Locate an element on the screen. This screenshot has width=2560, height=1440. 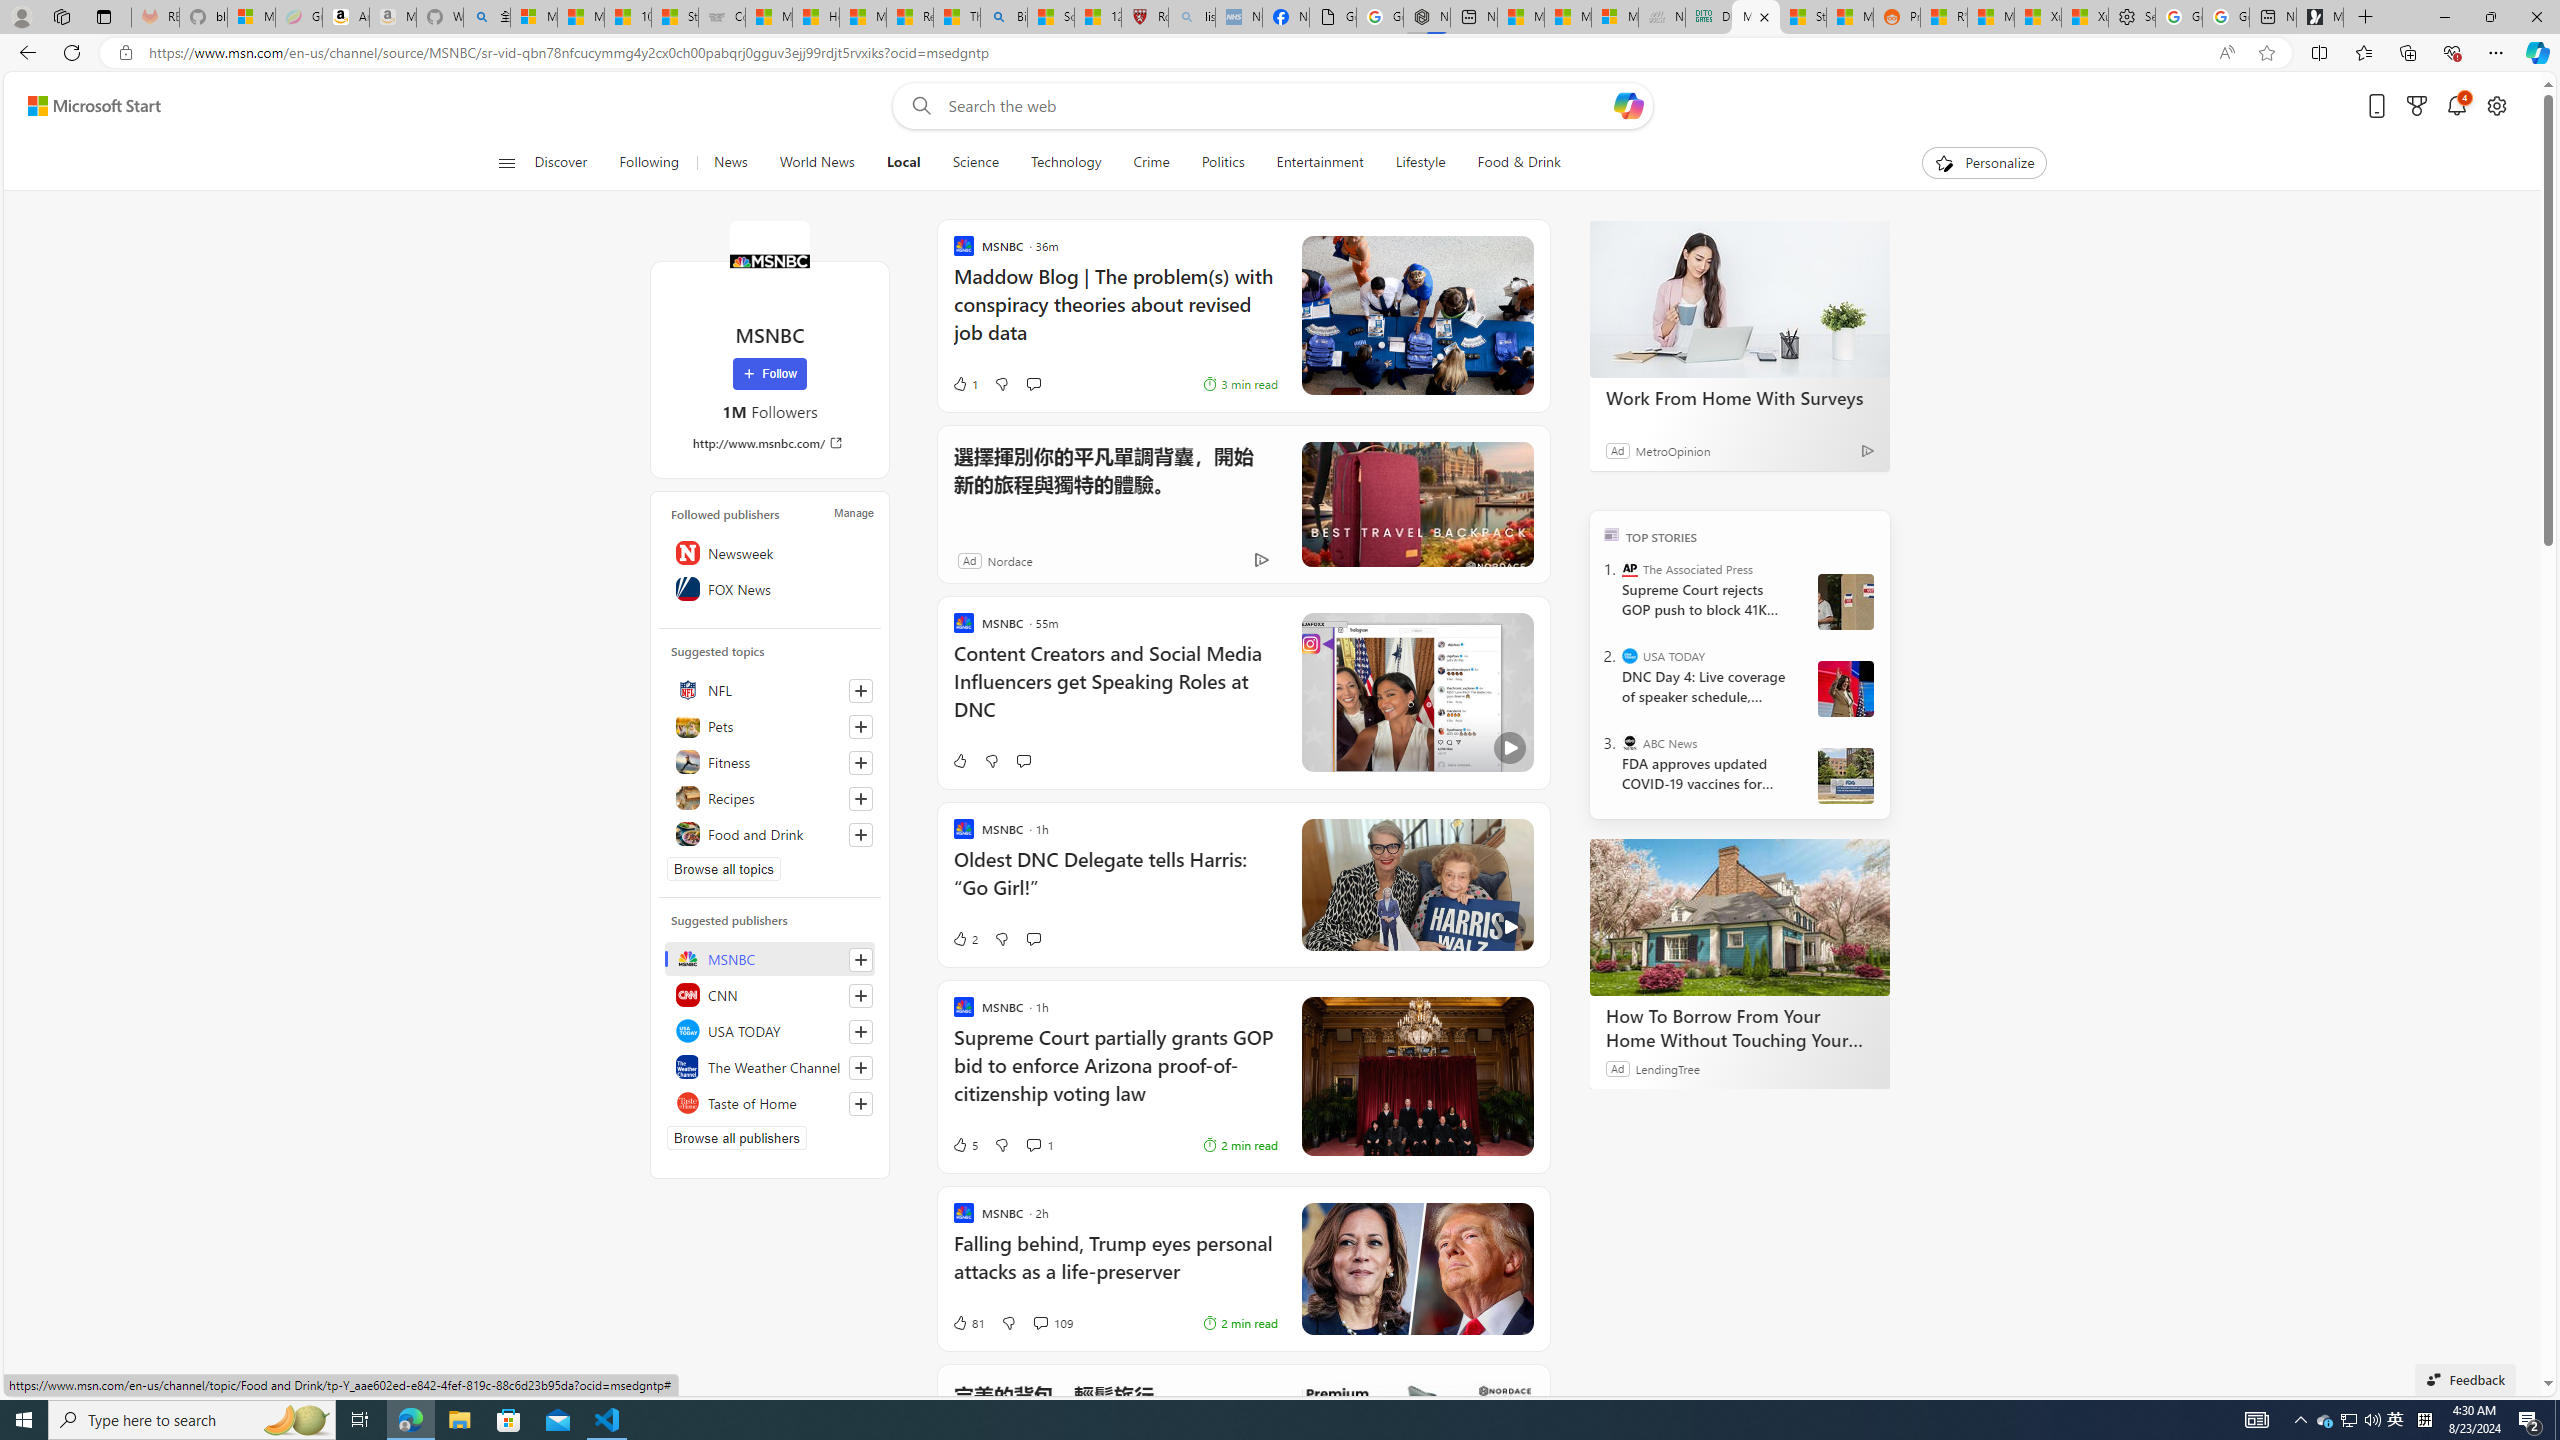
'Food & Drink' is located at coordinates (1519, 162).